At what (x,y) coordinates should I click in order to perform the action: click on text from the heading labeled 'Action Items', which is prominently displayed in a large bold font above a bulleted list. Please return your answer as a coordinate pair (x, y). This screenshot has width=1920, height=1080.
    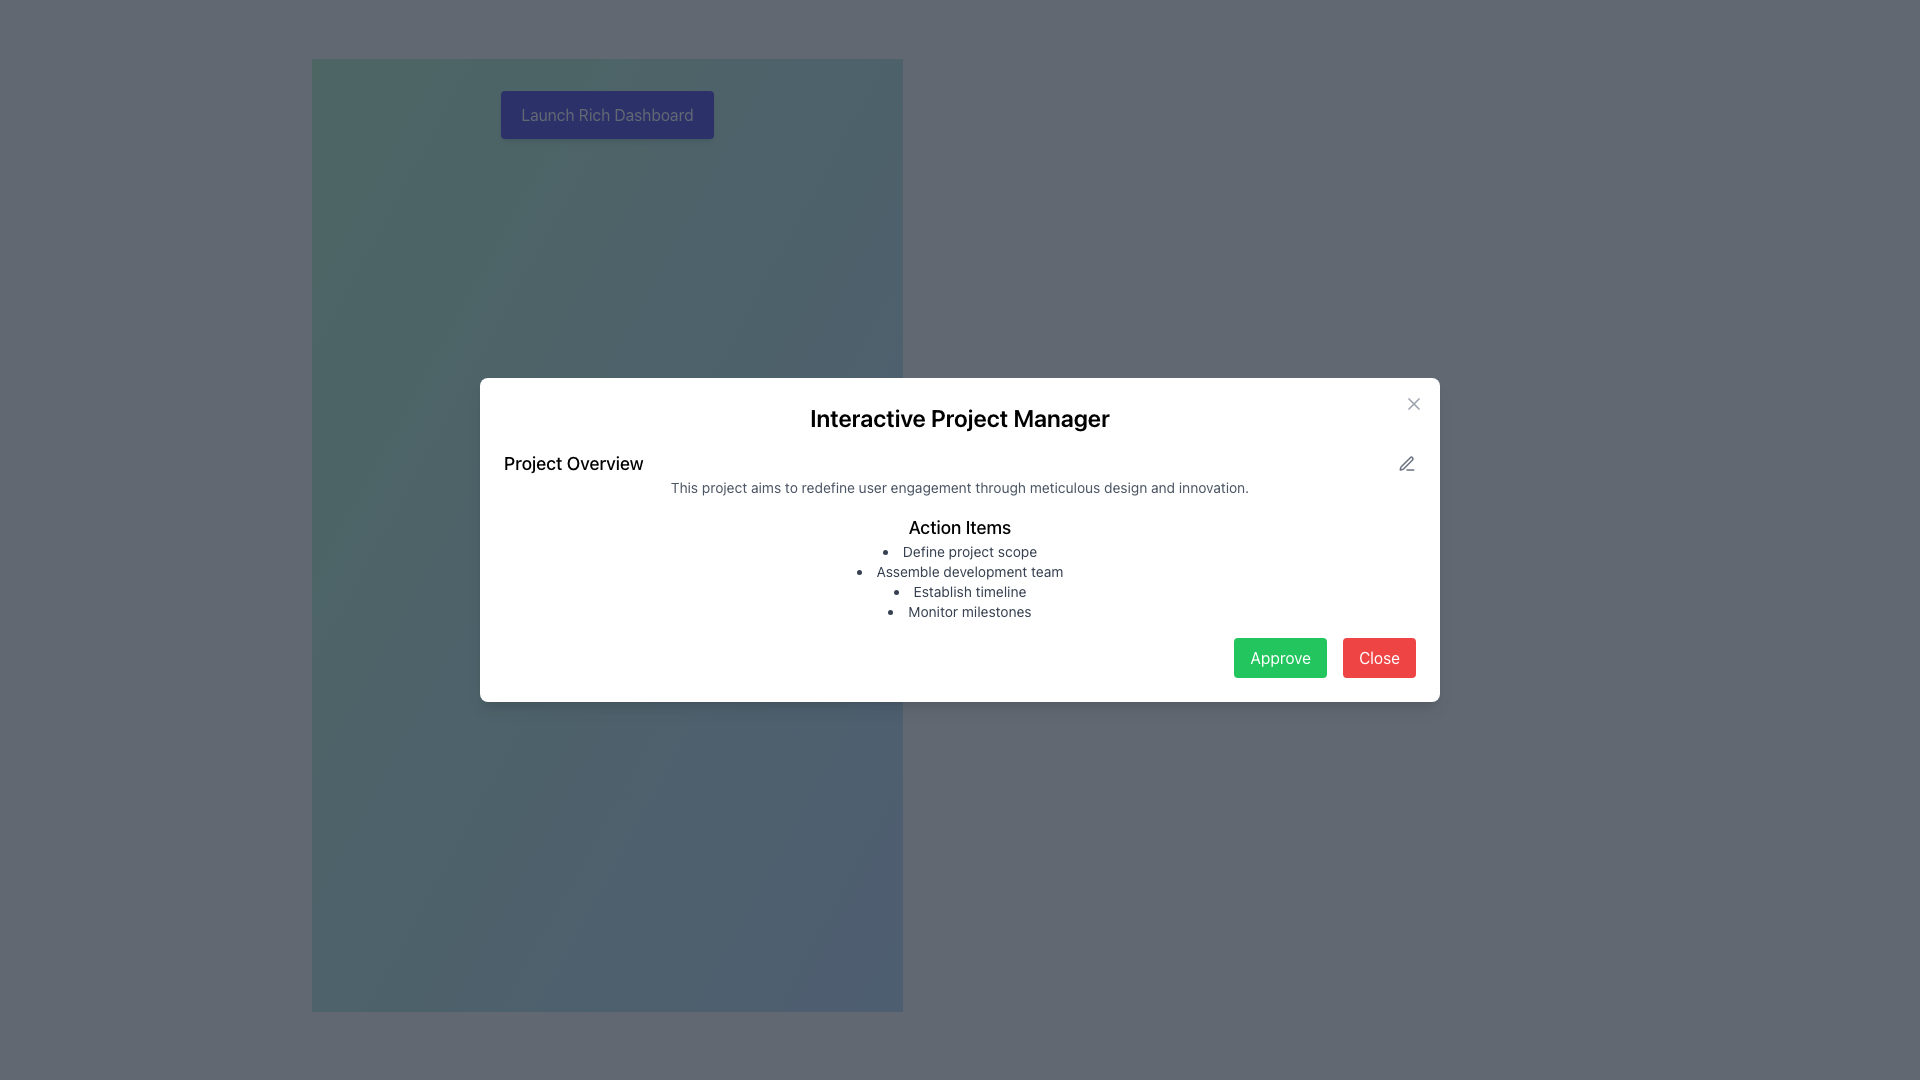
    Looking at the image, I should click on (960, 527).